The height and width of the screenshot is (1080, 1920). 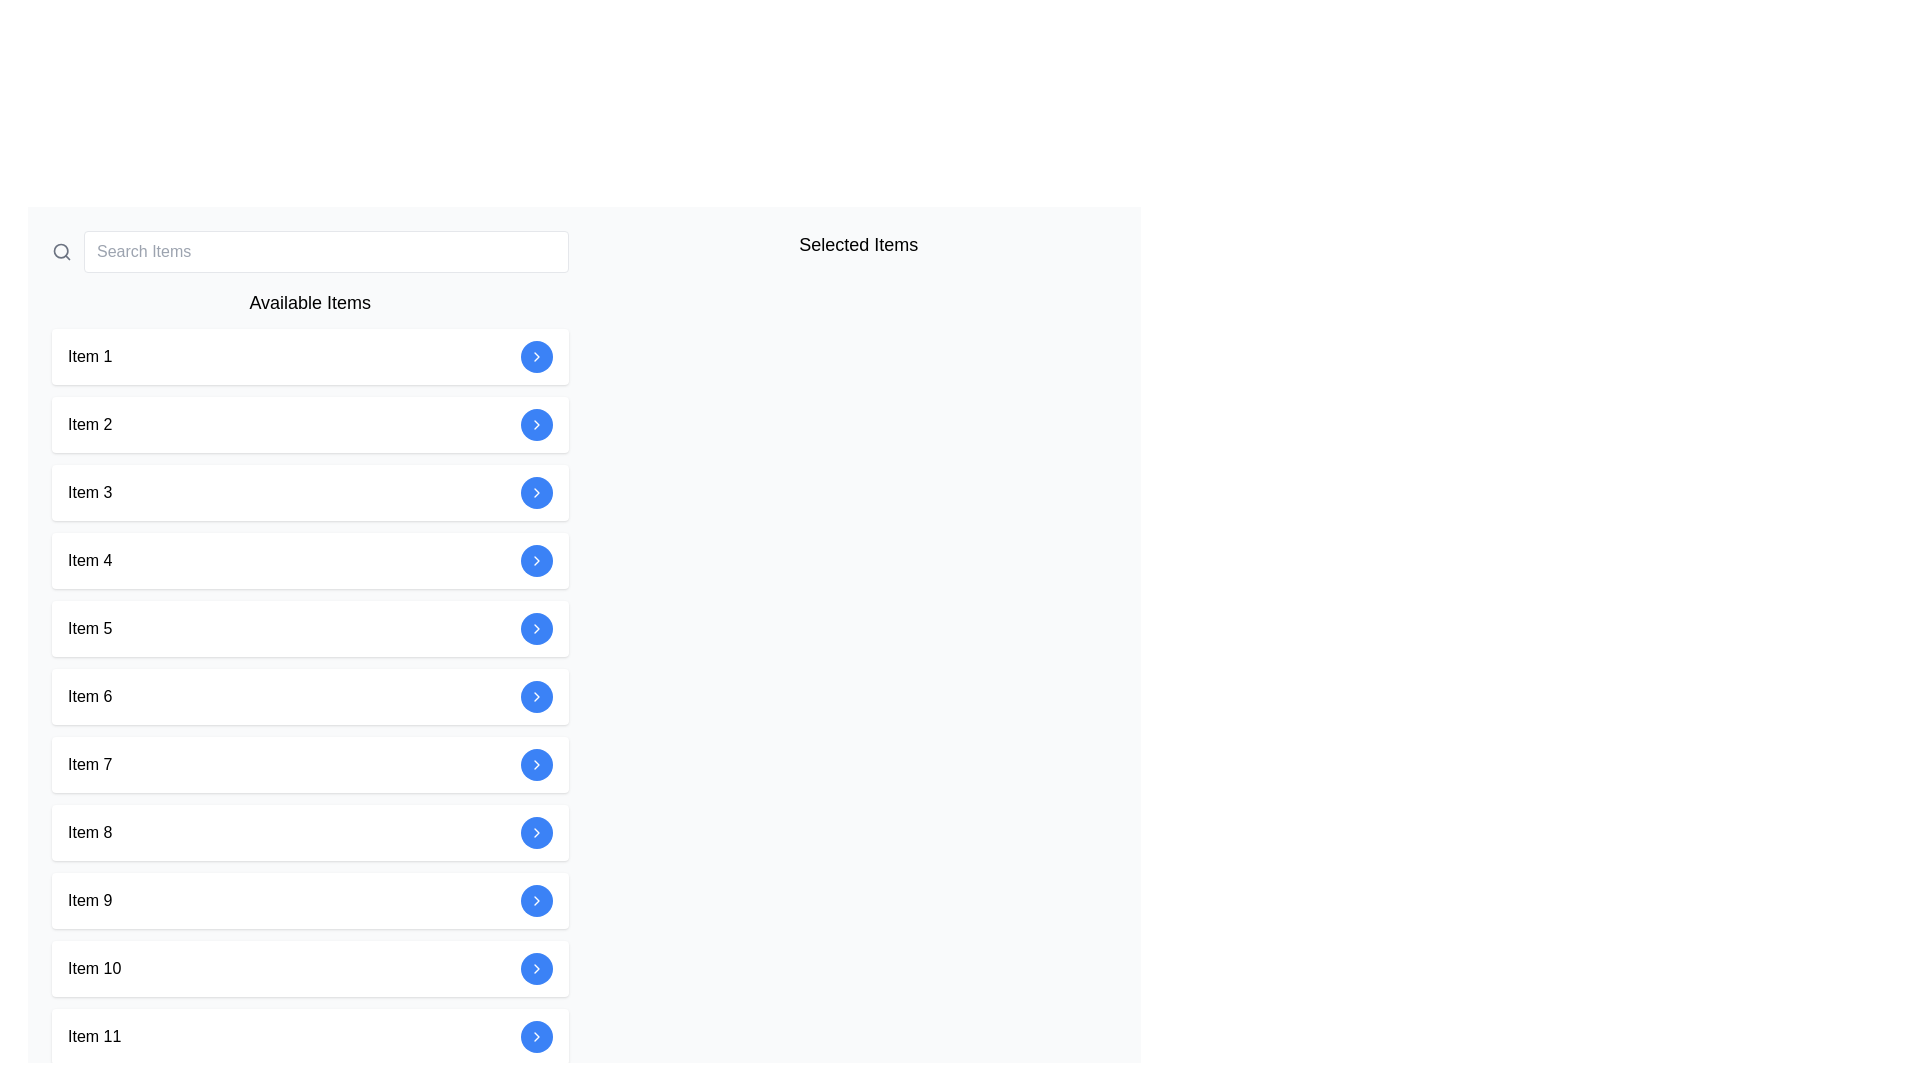 I want to click on text label displaying 'Item 7', which is styled with a clear sans-serif font and positioned horizontally aligned within a larger interactive card, so click(x=89, y=764).